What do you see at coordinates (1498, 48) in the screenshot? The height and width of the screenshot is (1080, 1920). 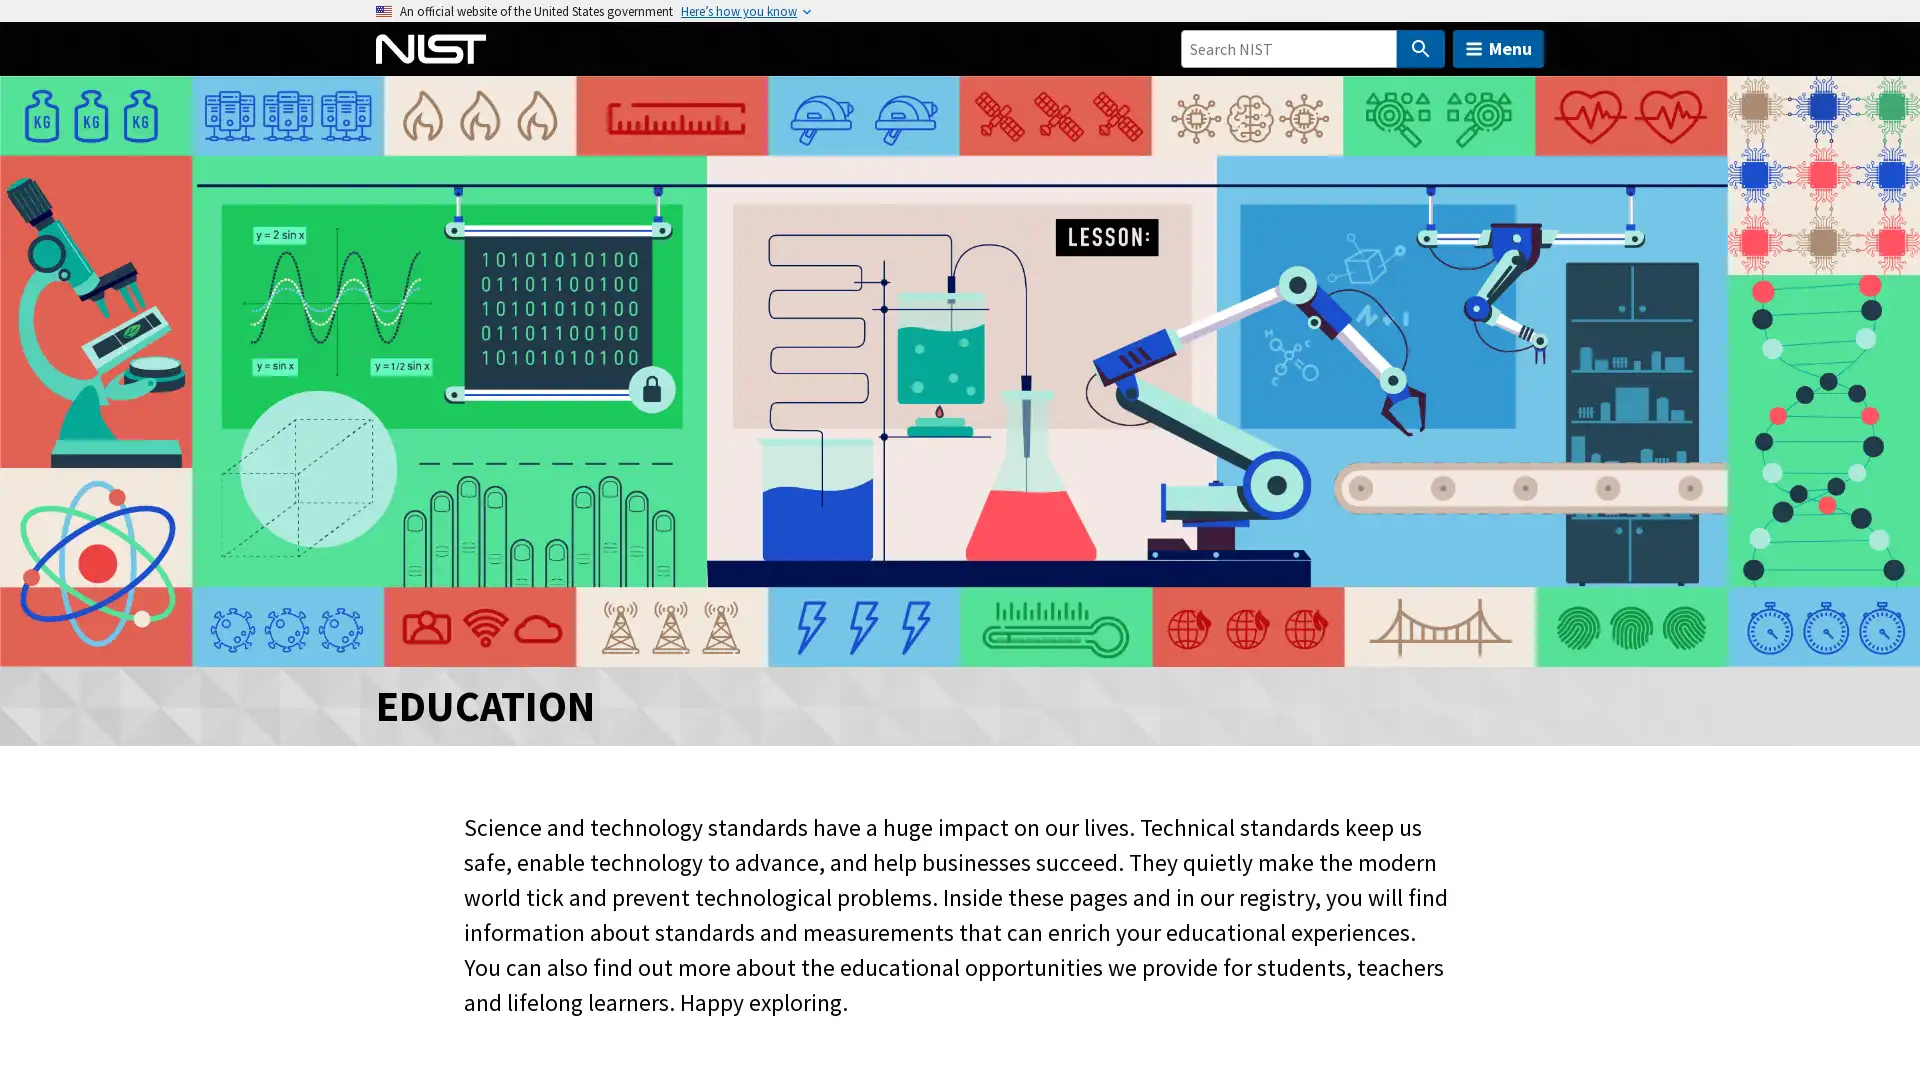 I see `Menu` at bounding box center [1498, 48].